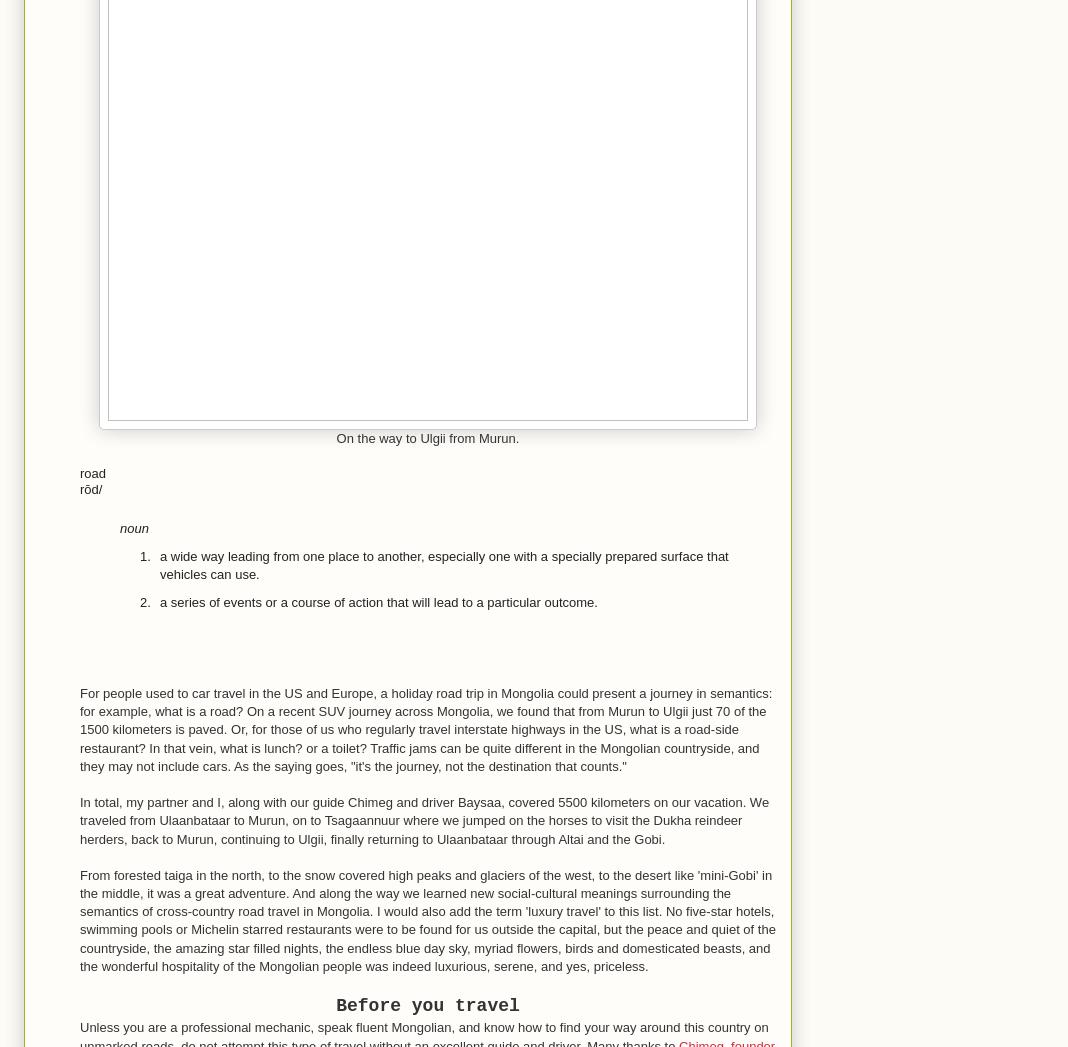 This screenshot has height=1047, width=1068. Describe the element at coordinates (89, 488) in the screenshot. I see `'rōd/'` at that location.